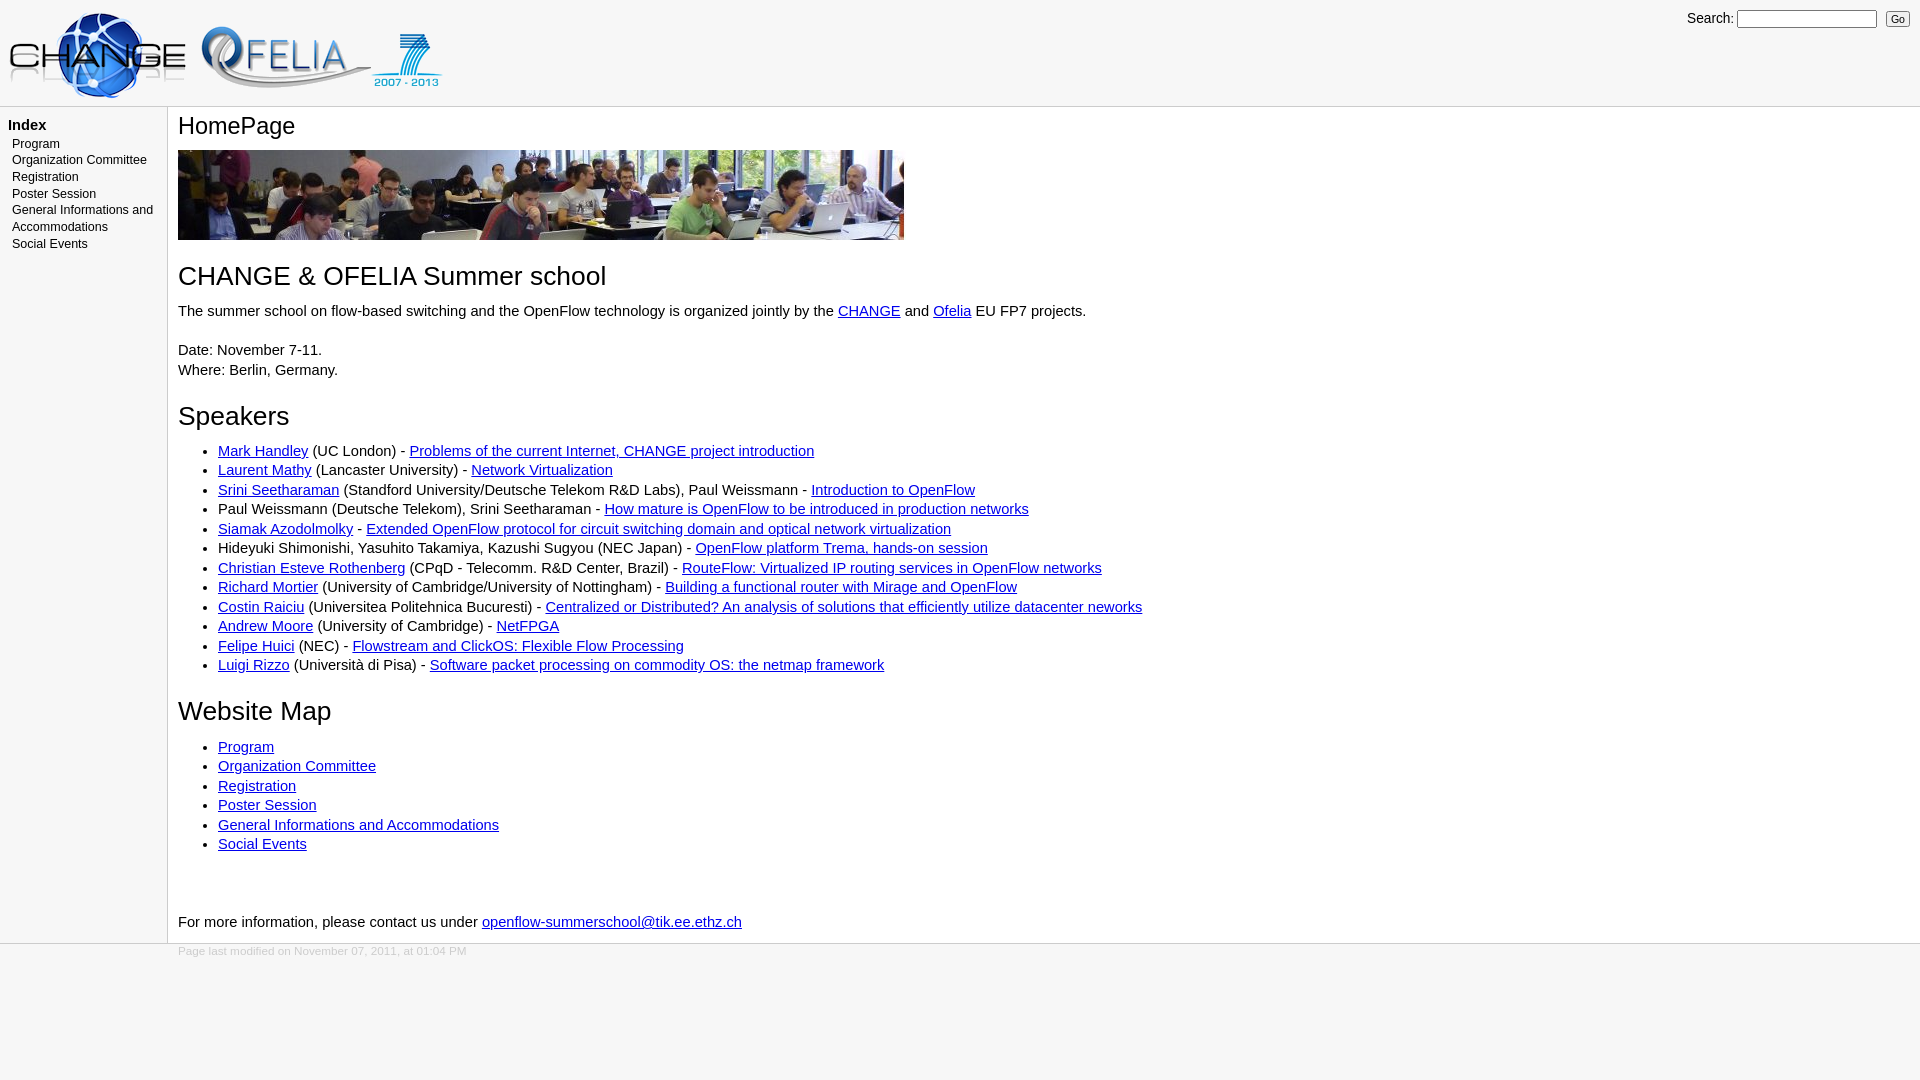  Describe the element at coordinates (891, 489) in the screenshot. I see `'Introduction to OpenFlow'` at that location.